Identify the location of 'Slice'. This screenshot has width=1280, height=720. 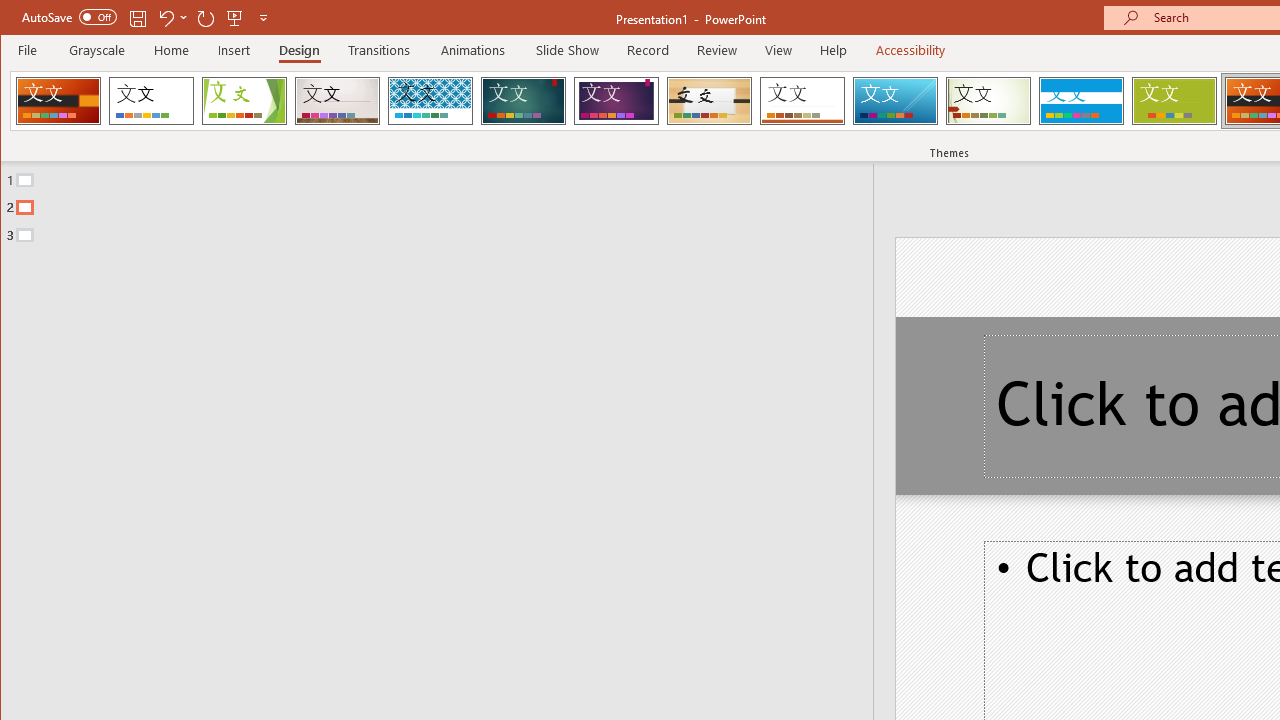
(894, 100).